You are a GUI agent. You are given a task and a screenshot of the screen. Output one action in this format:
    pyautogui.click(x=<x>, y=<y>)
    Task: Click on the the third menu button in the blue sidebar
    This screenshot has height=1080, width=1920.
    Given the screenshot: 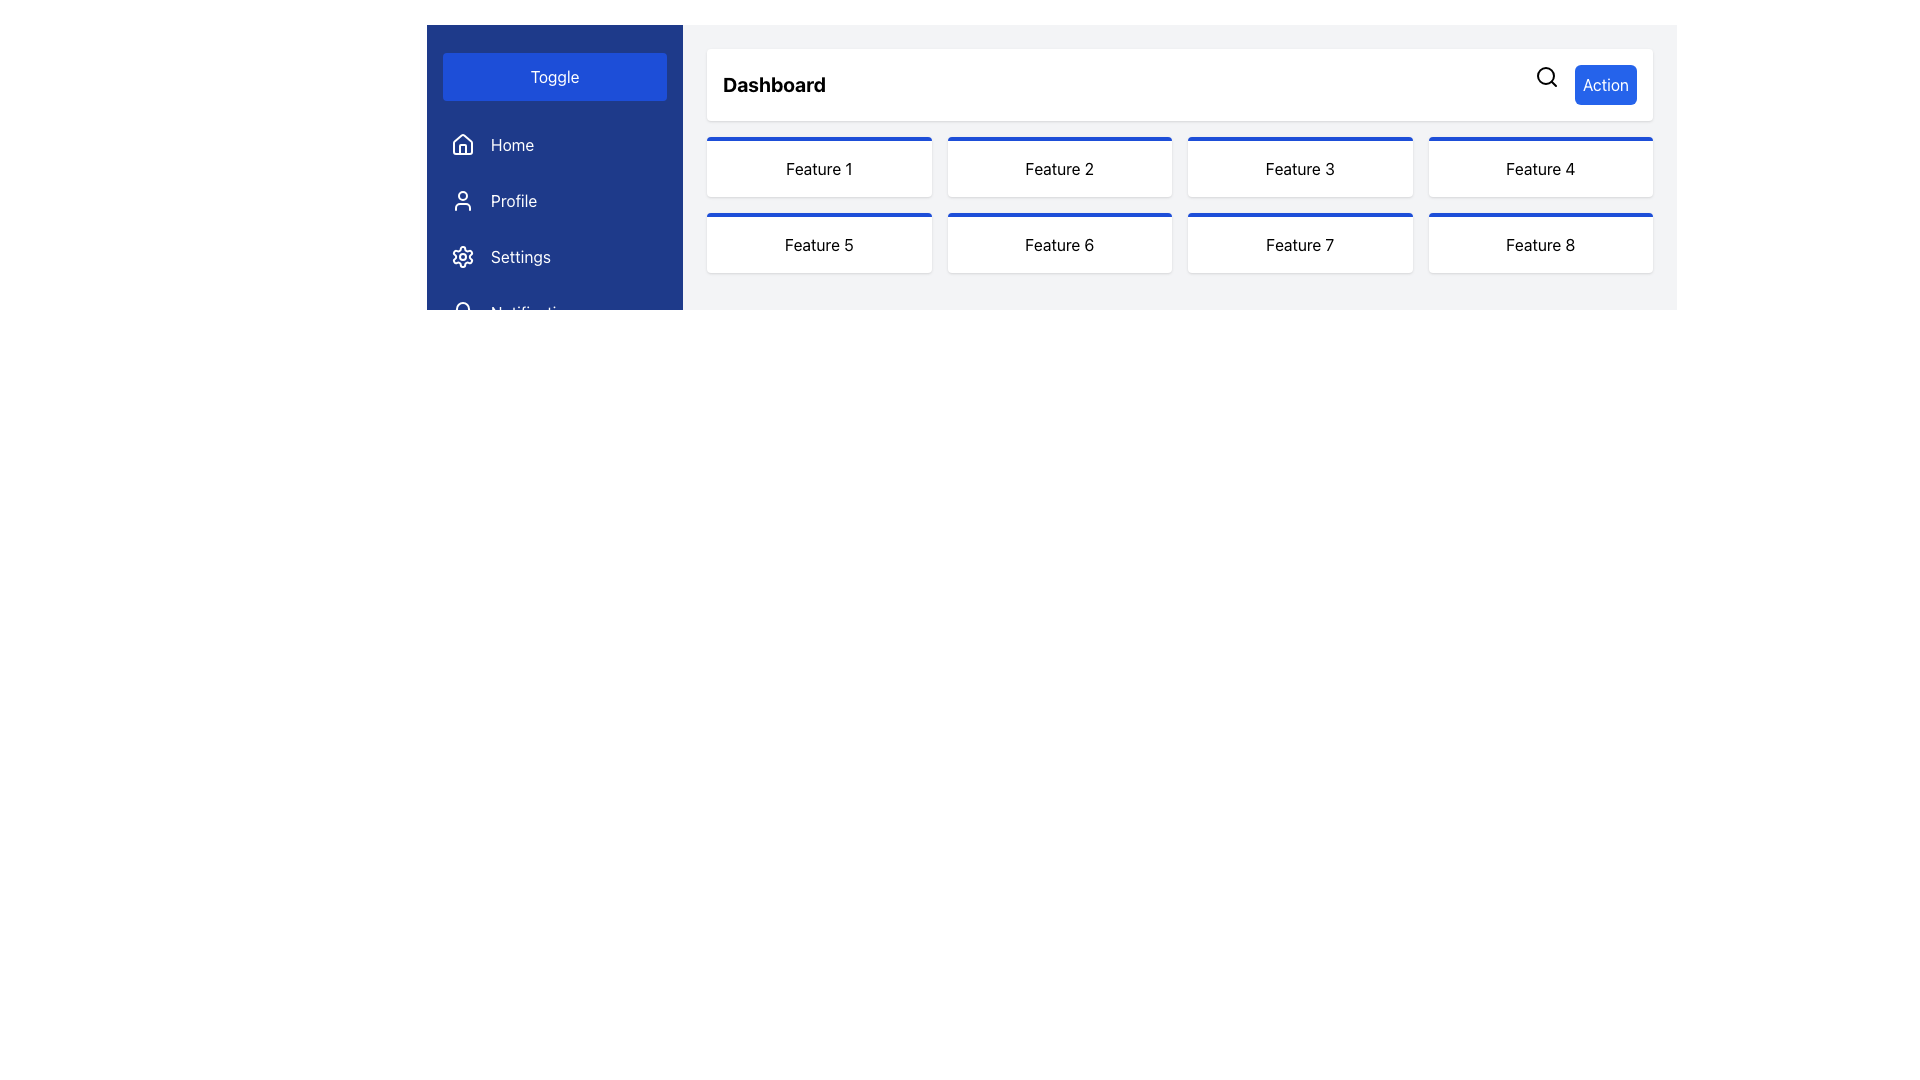 What is the action you would take?
    pyautogui.click(x=555, y=256)
    